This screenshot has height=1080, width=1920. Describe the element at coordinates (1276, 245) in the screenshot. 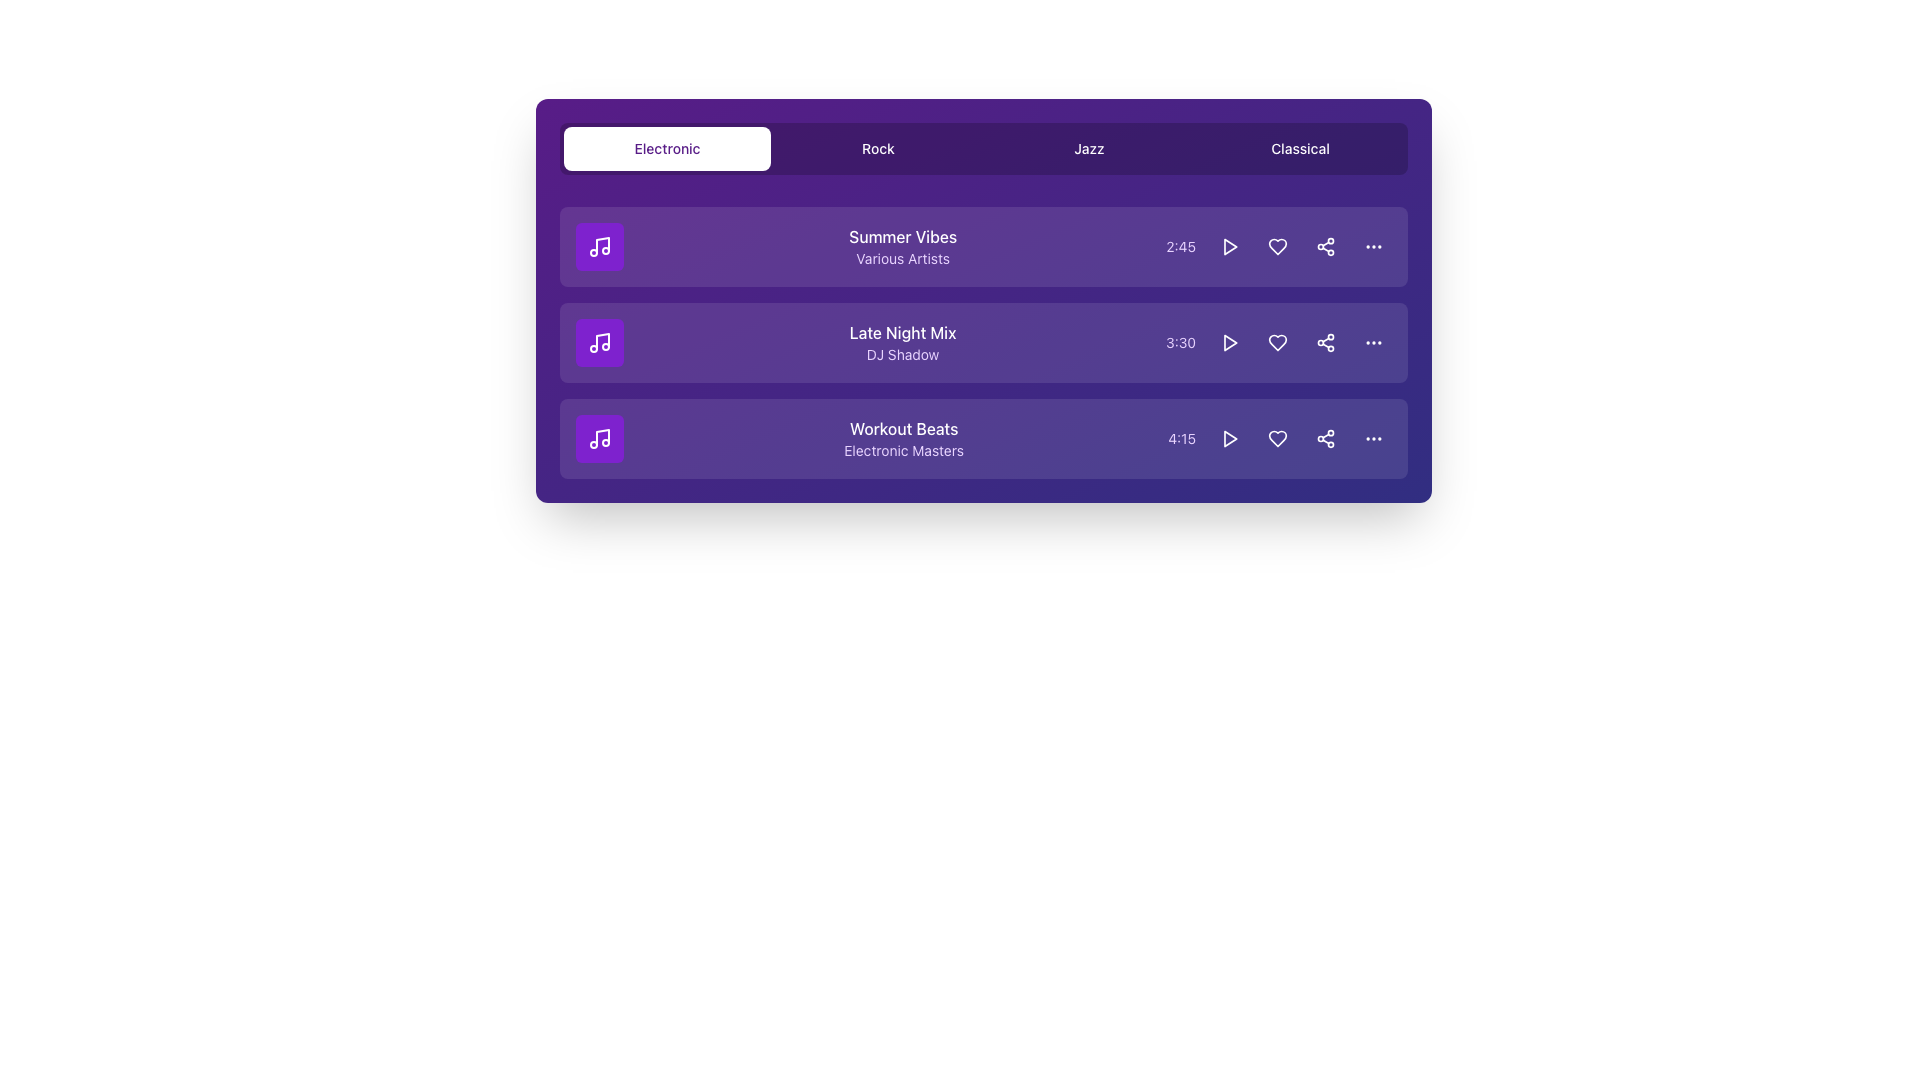

I see `the heart-shaped 'like' button located in the action area of the first song row ('Summer Vibes'), positioned between the play button and the share button` at that location.